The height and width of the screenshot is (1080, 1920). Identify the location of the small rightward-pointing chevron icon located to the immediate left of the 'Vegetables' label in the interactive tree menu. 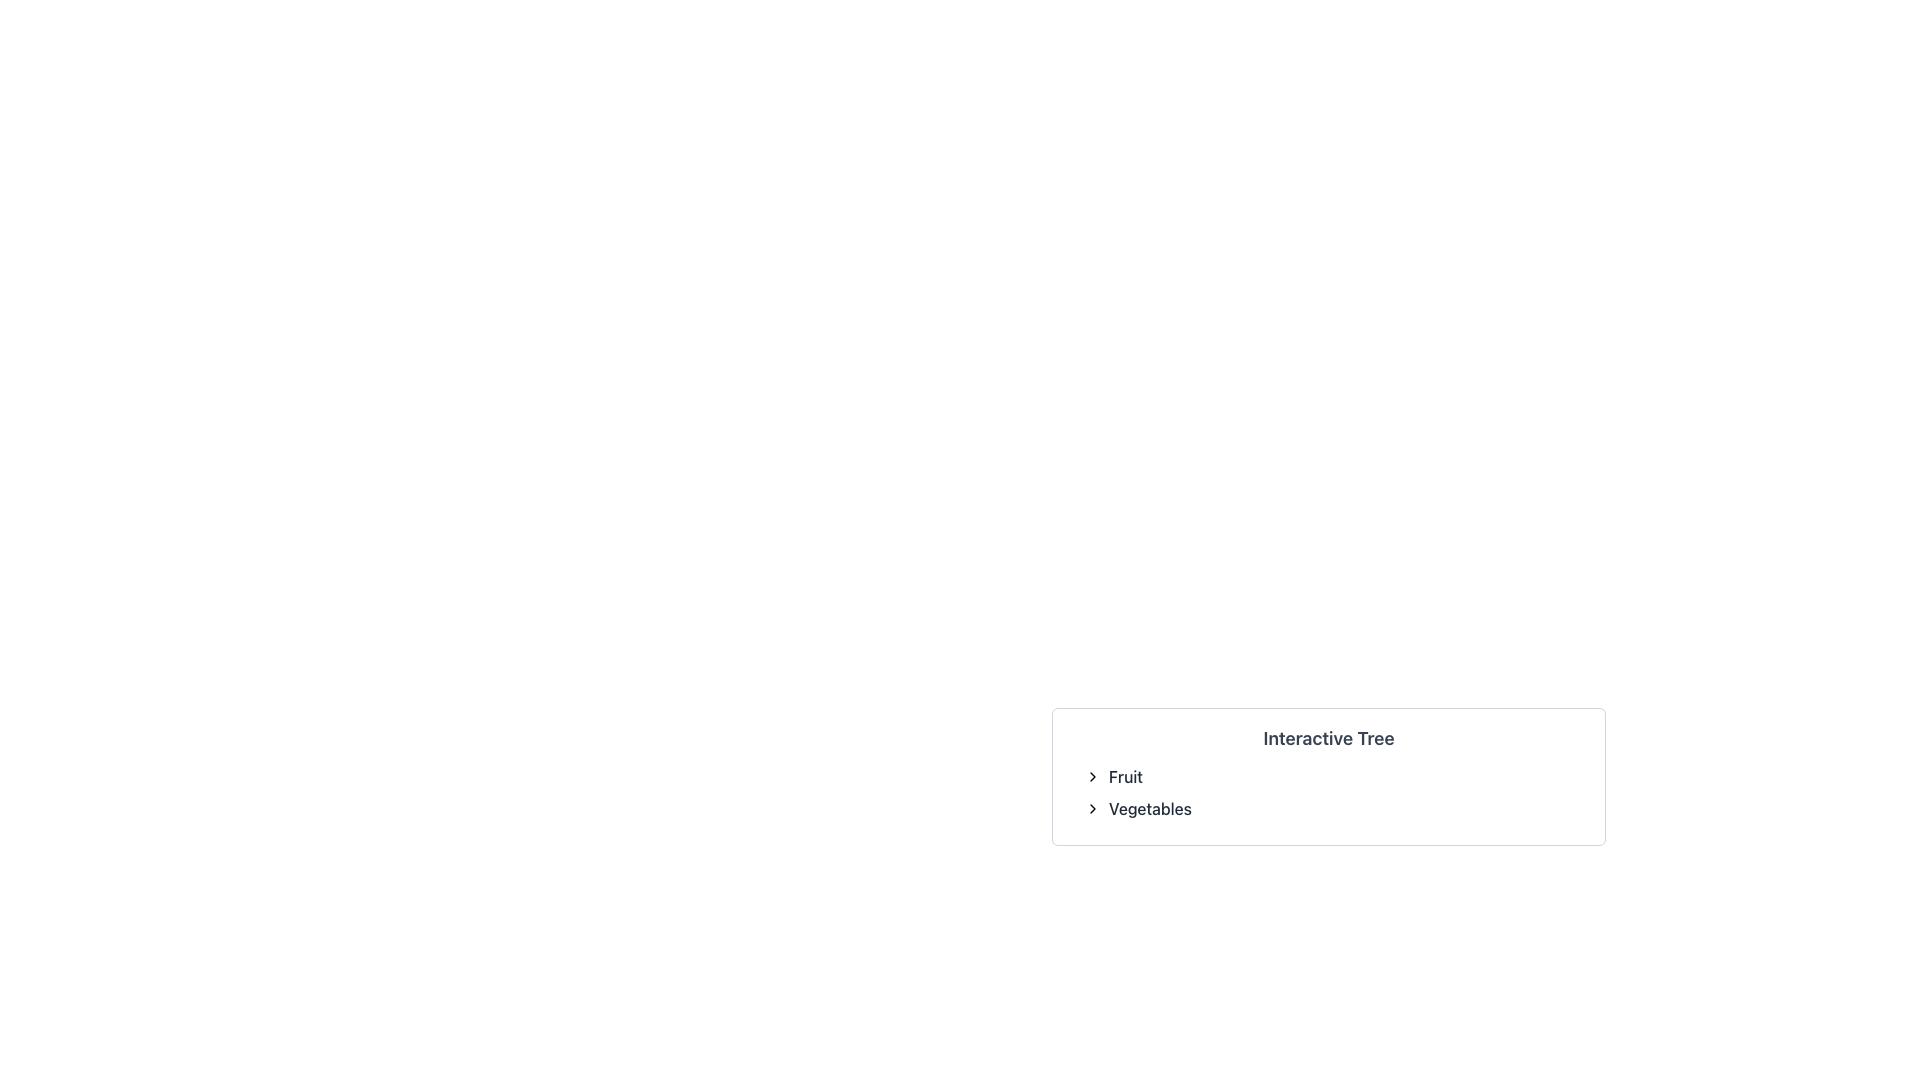
(1092, 808).